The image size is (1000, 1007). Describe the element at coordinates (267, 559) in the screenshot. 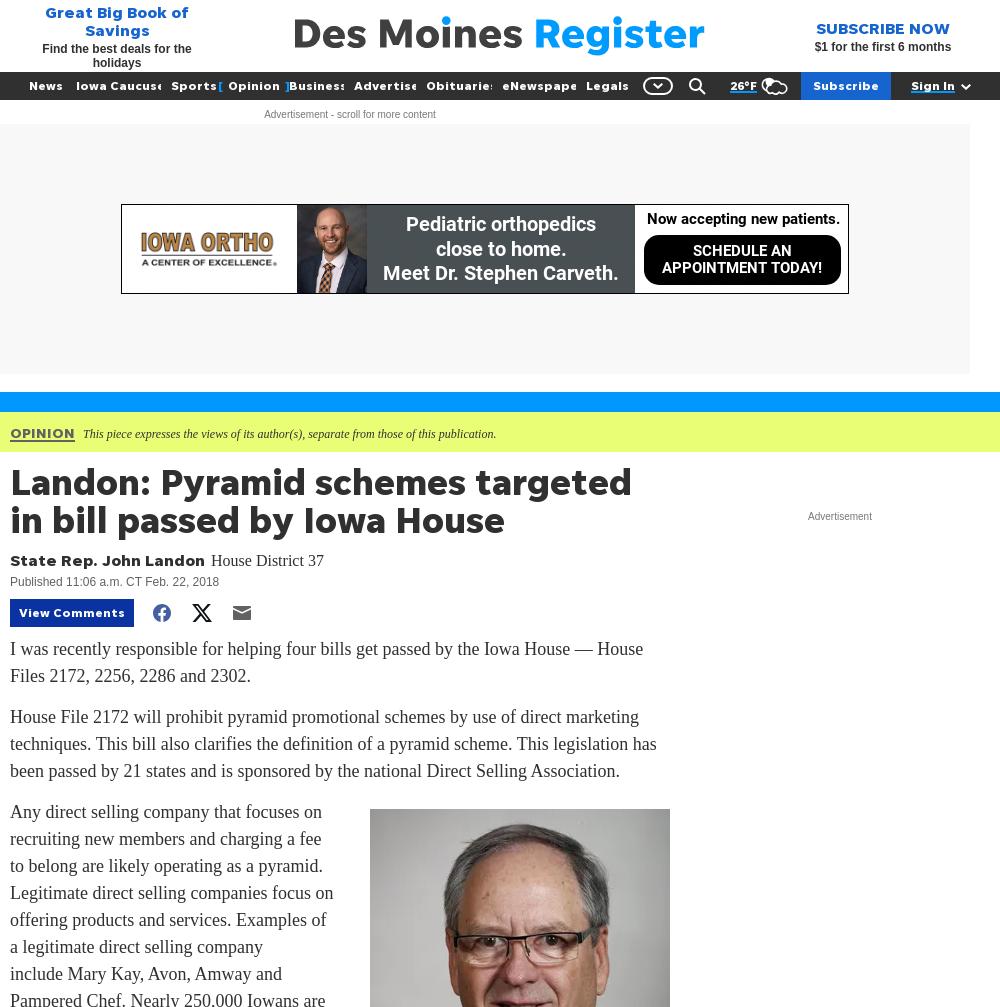

I see `'House District 37'` at that location.